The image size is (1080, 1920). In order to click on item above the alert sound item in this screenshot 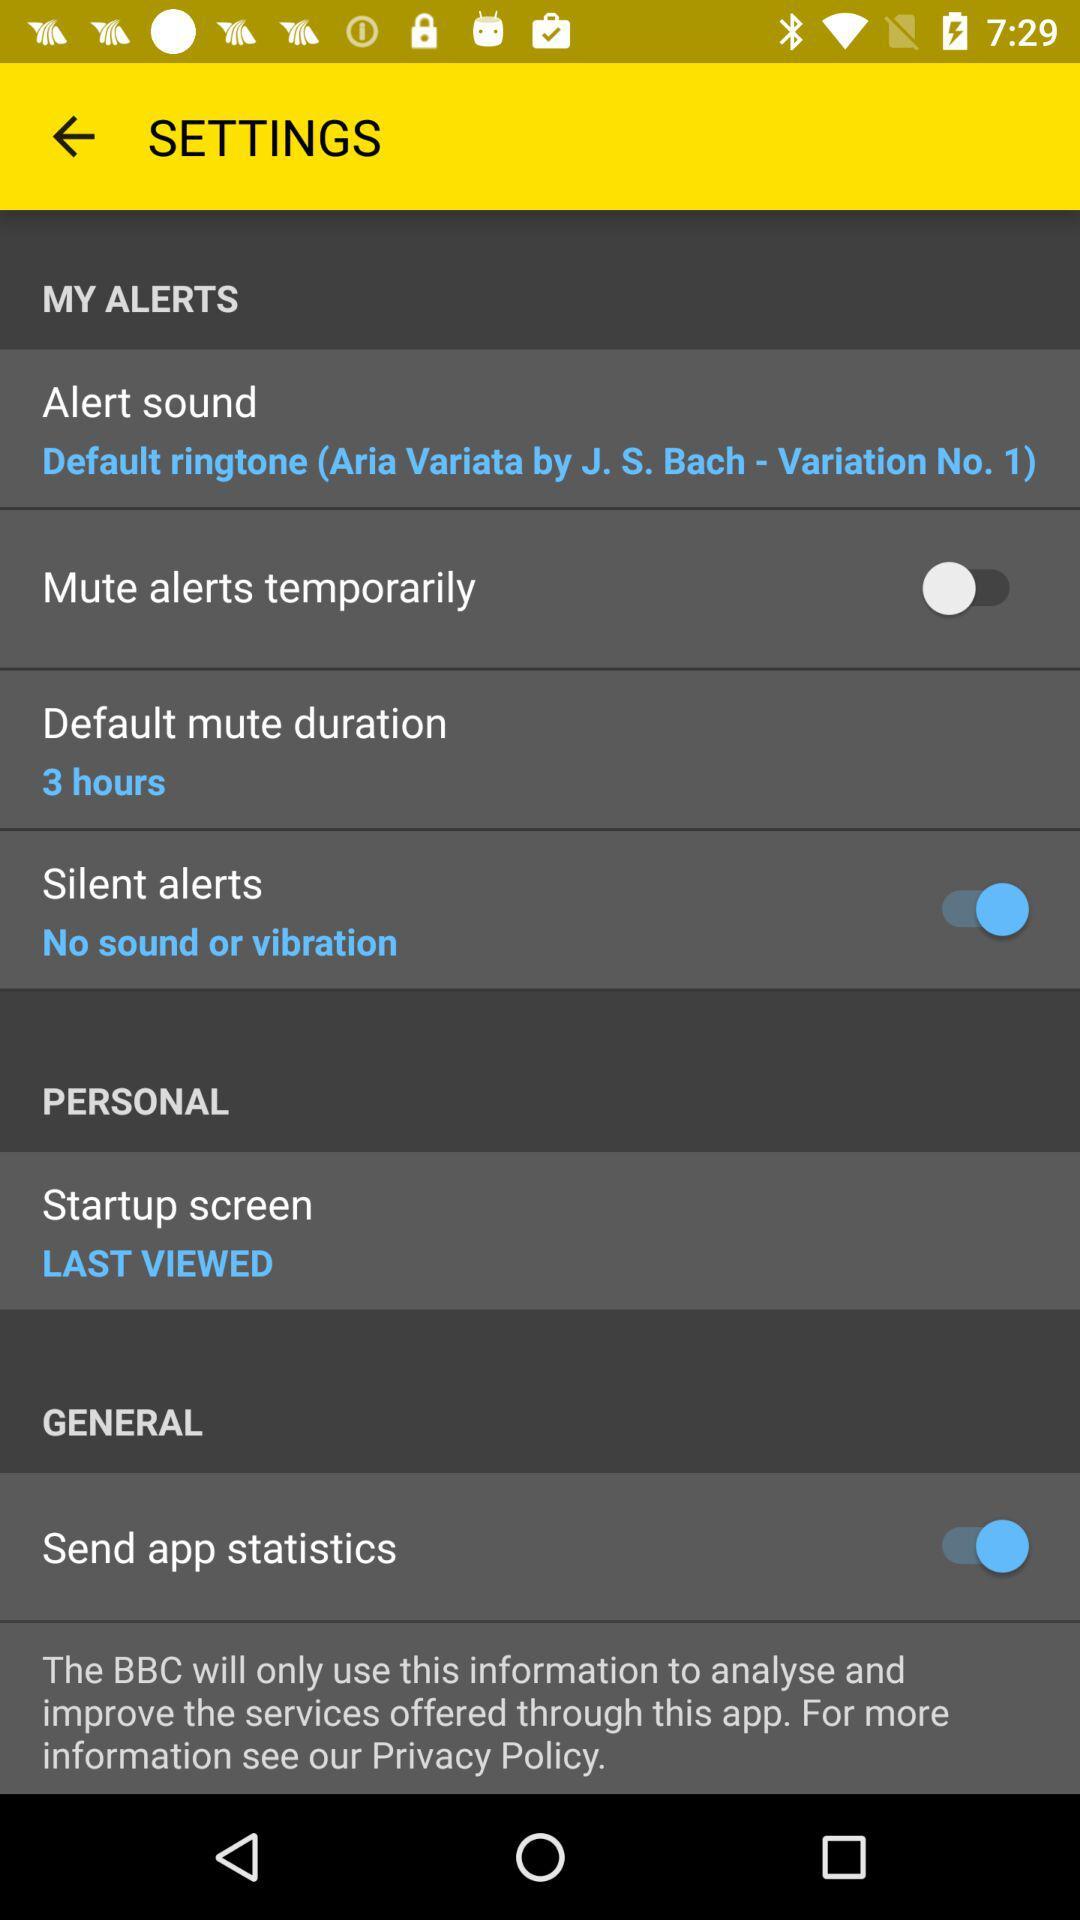, I will do `click(560, 296)`.